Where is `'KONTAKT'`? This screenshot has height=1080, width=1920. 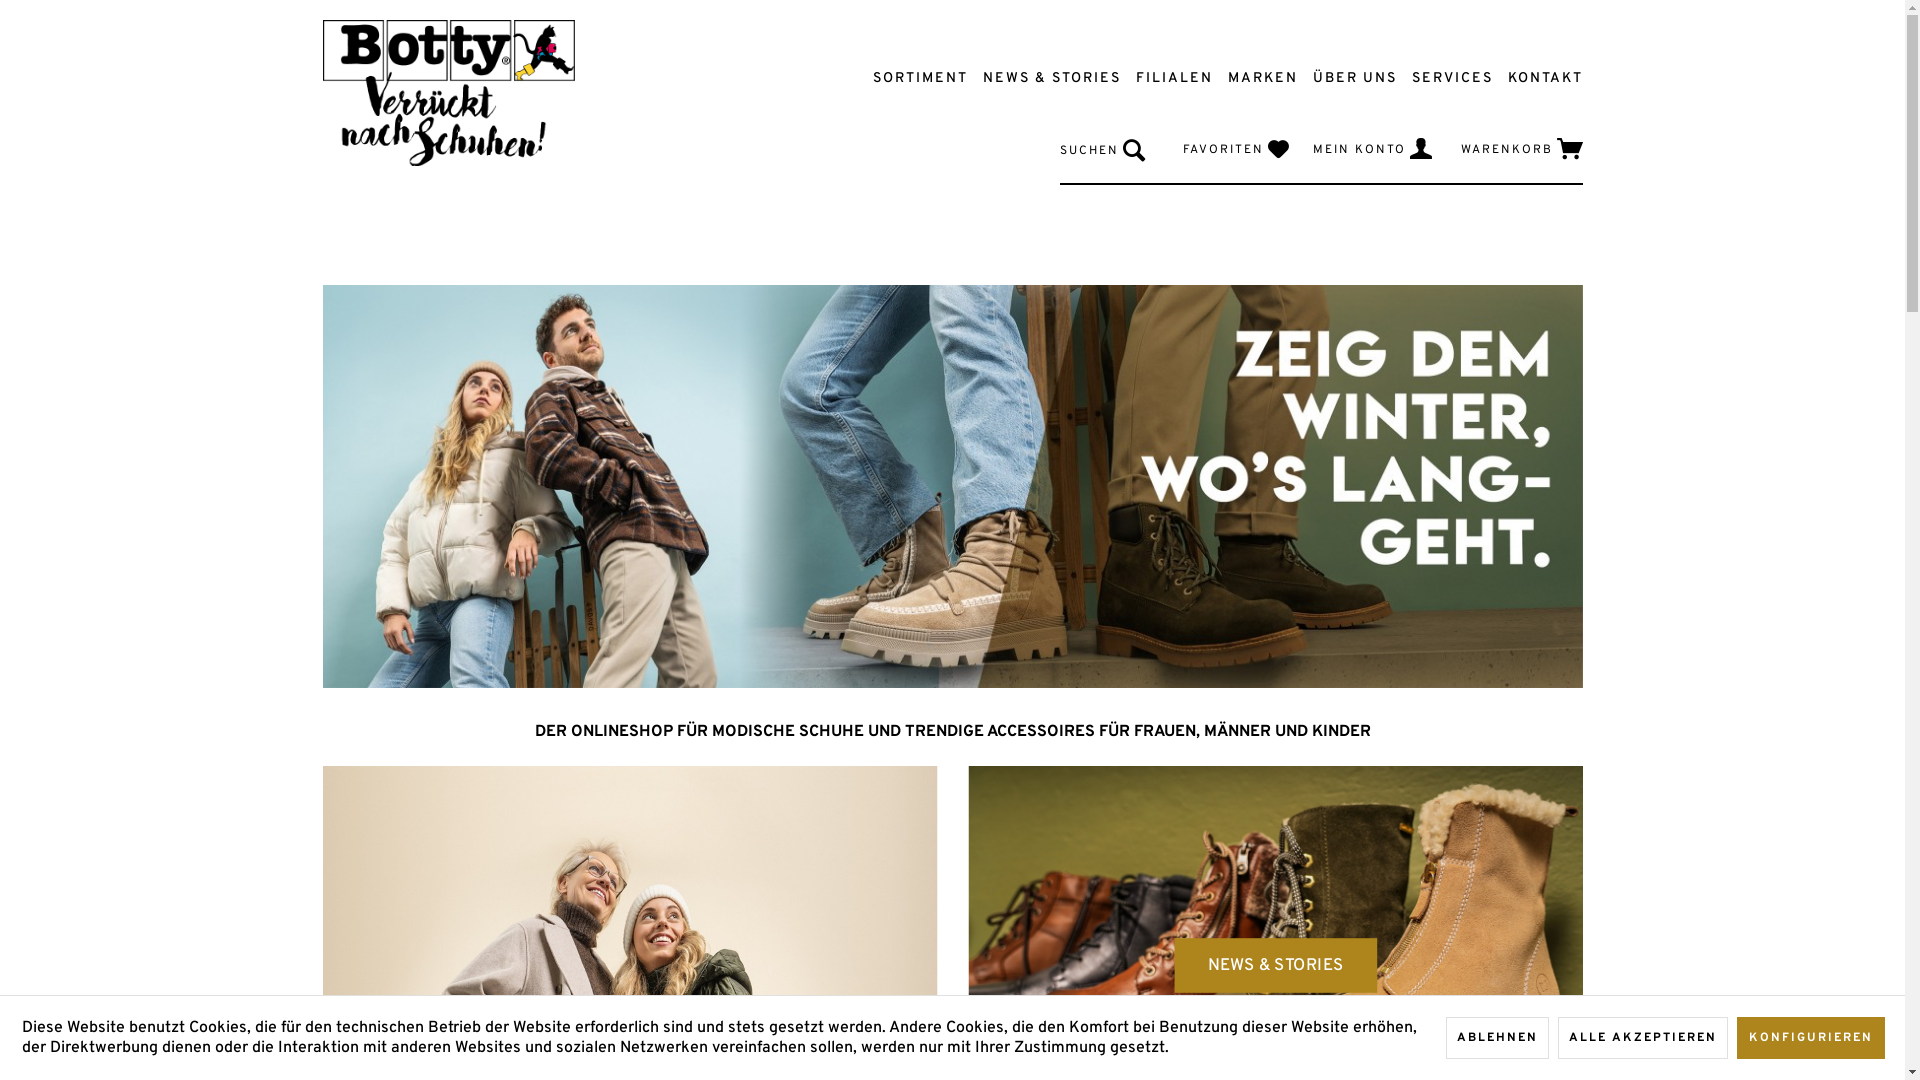 'KONTAKT' is located at coordinates (1535, 77).